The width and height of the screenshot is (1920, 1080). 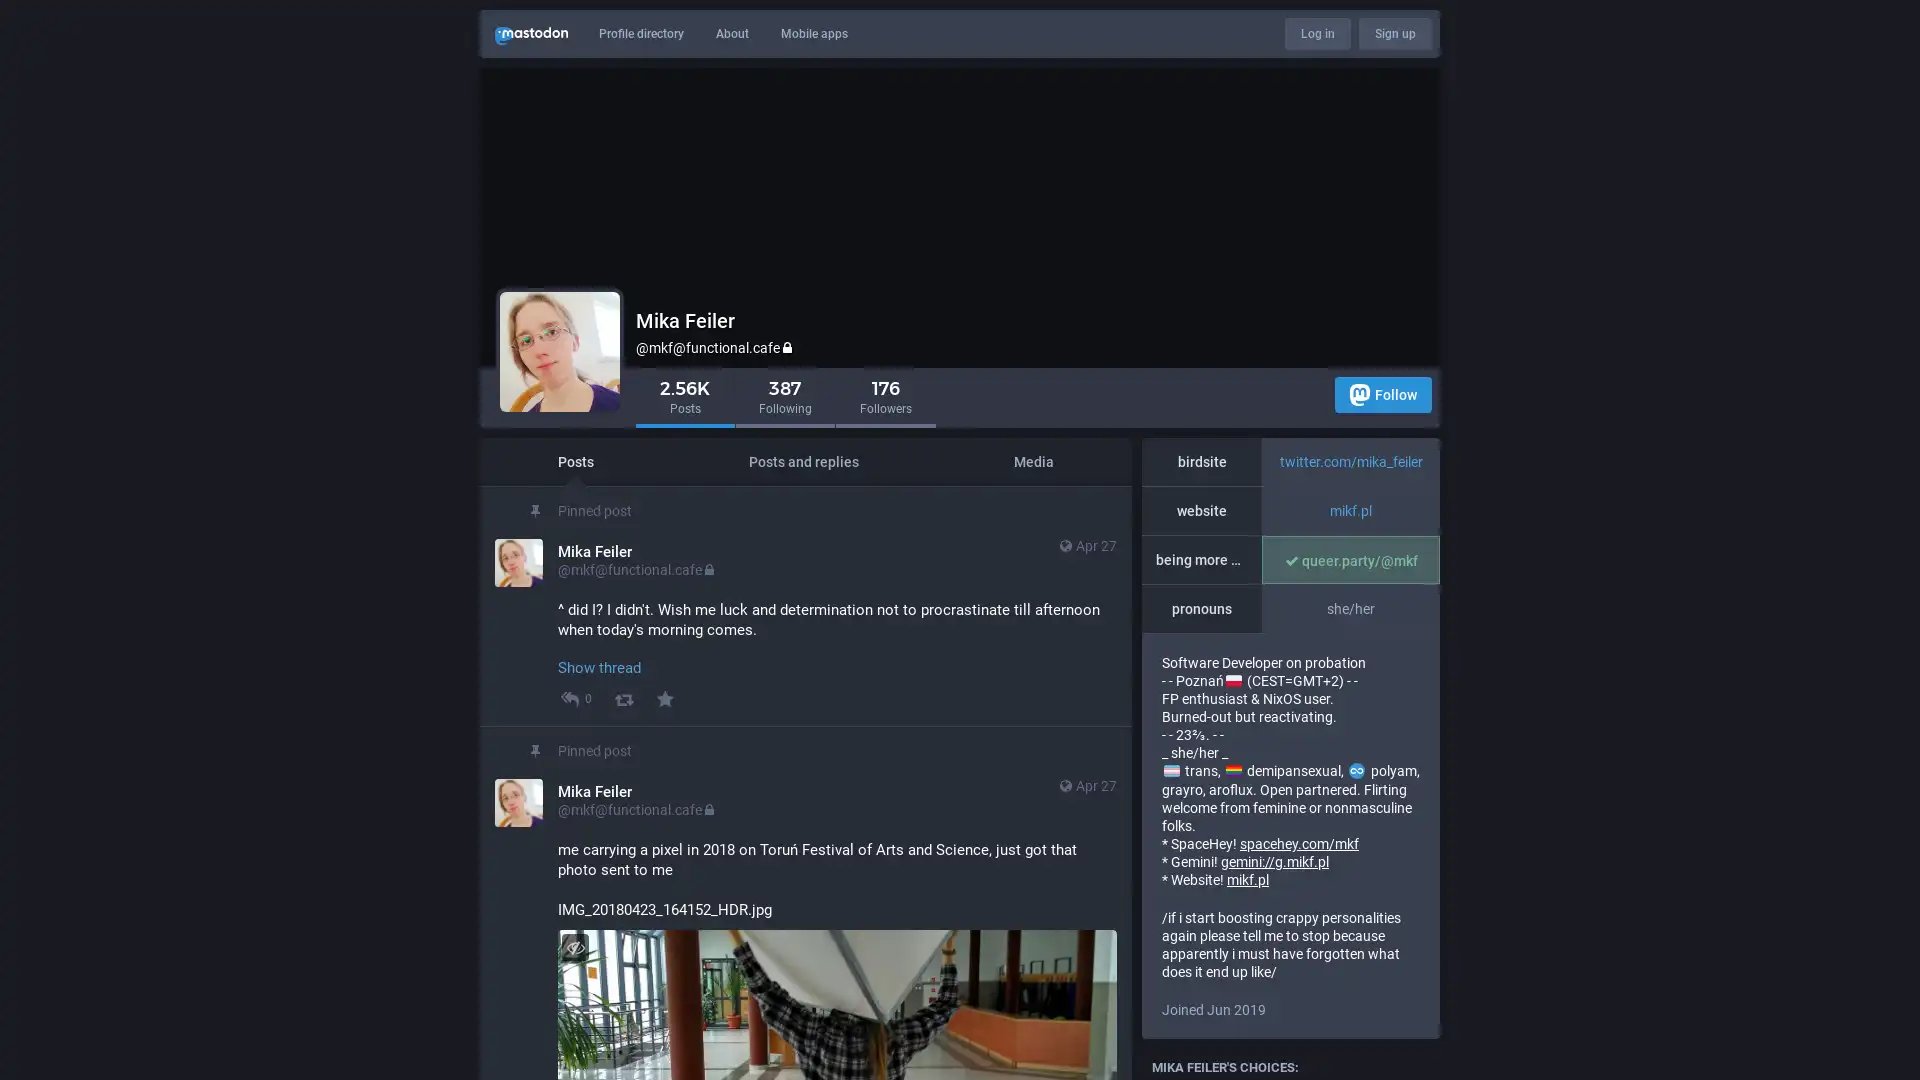 What do you see at coordinates (574, 946) in the screenshot?
I see `Hide image` at bounding box center [574, 946].